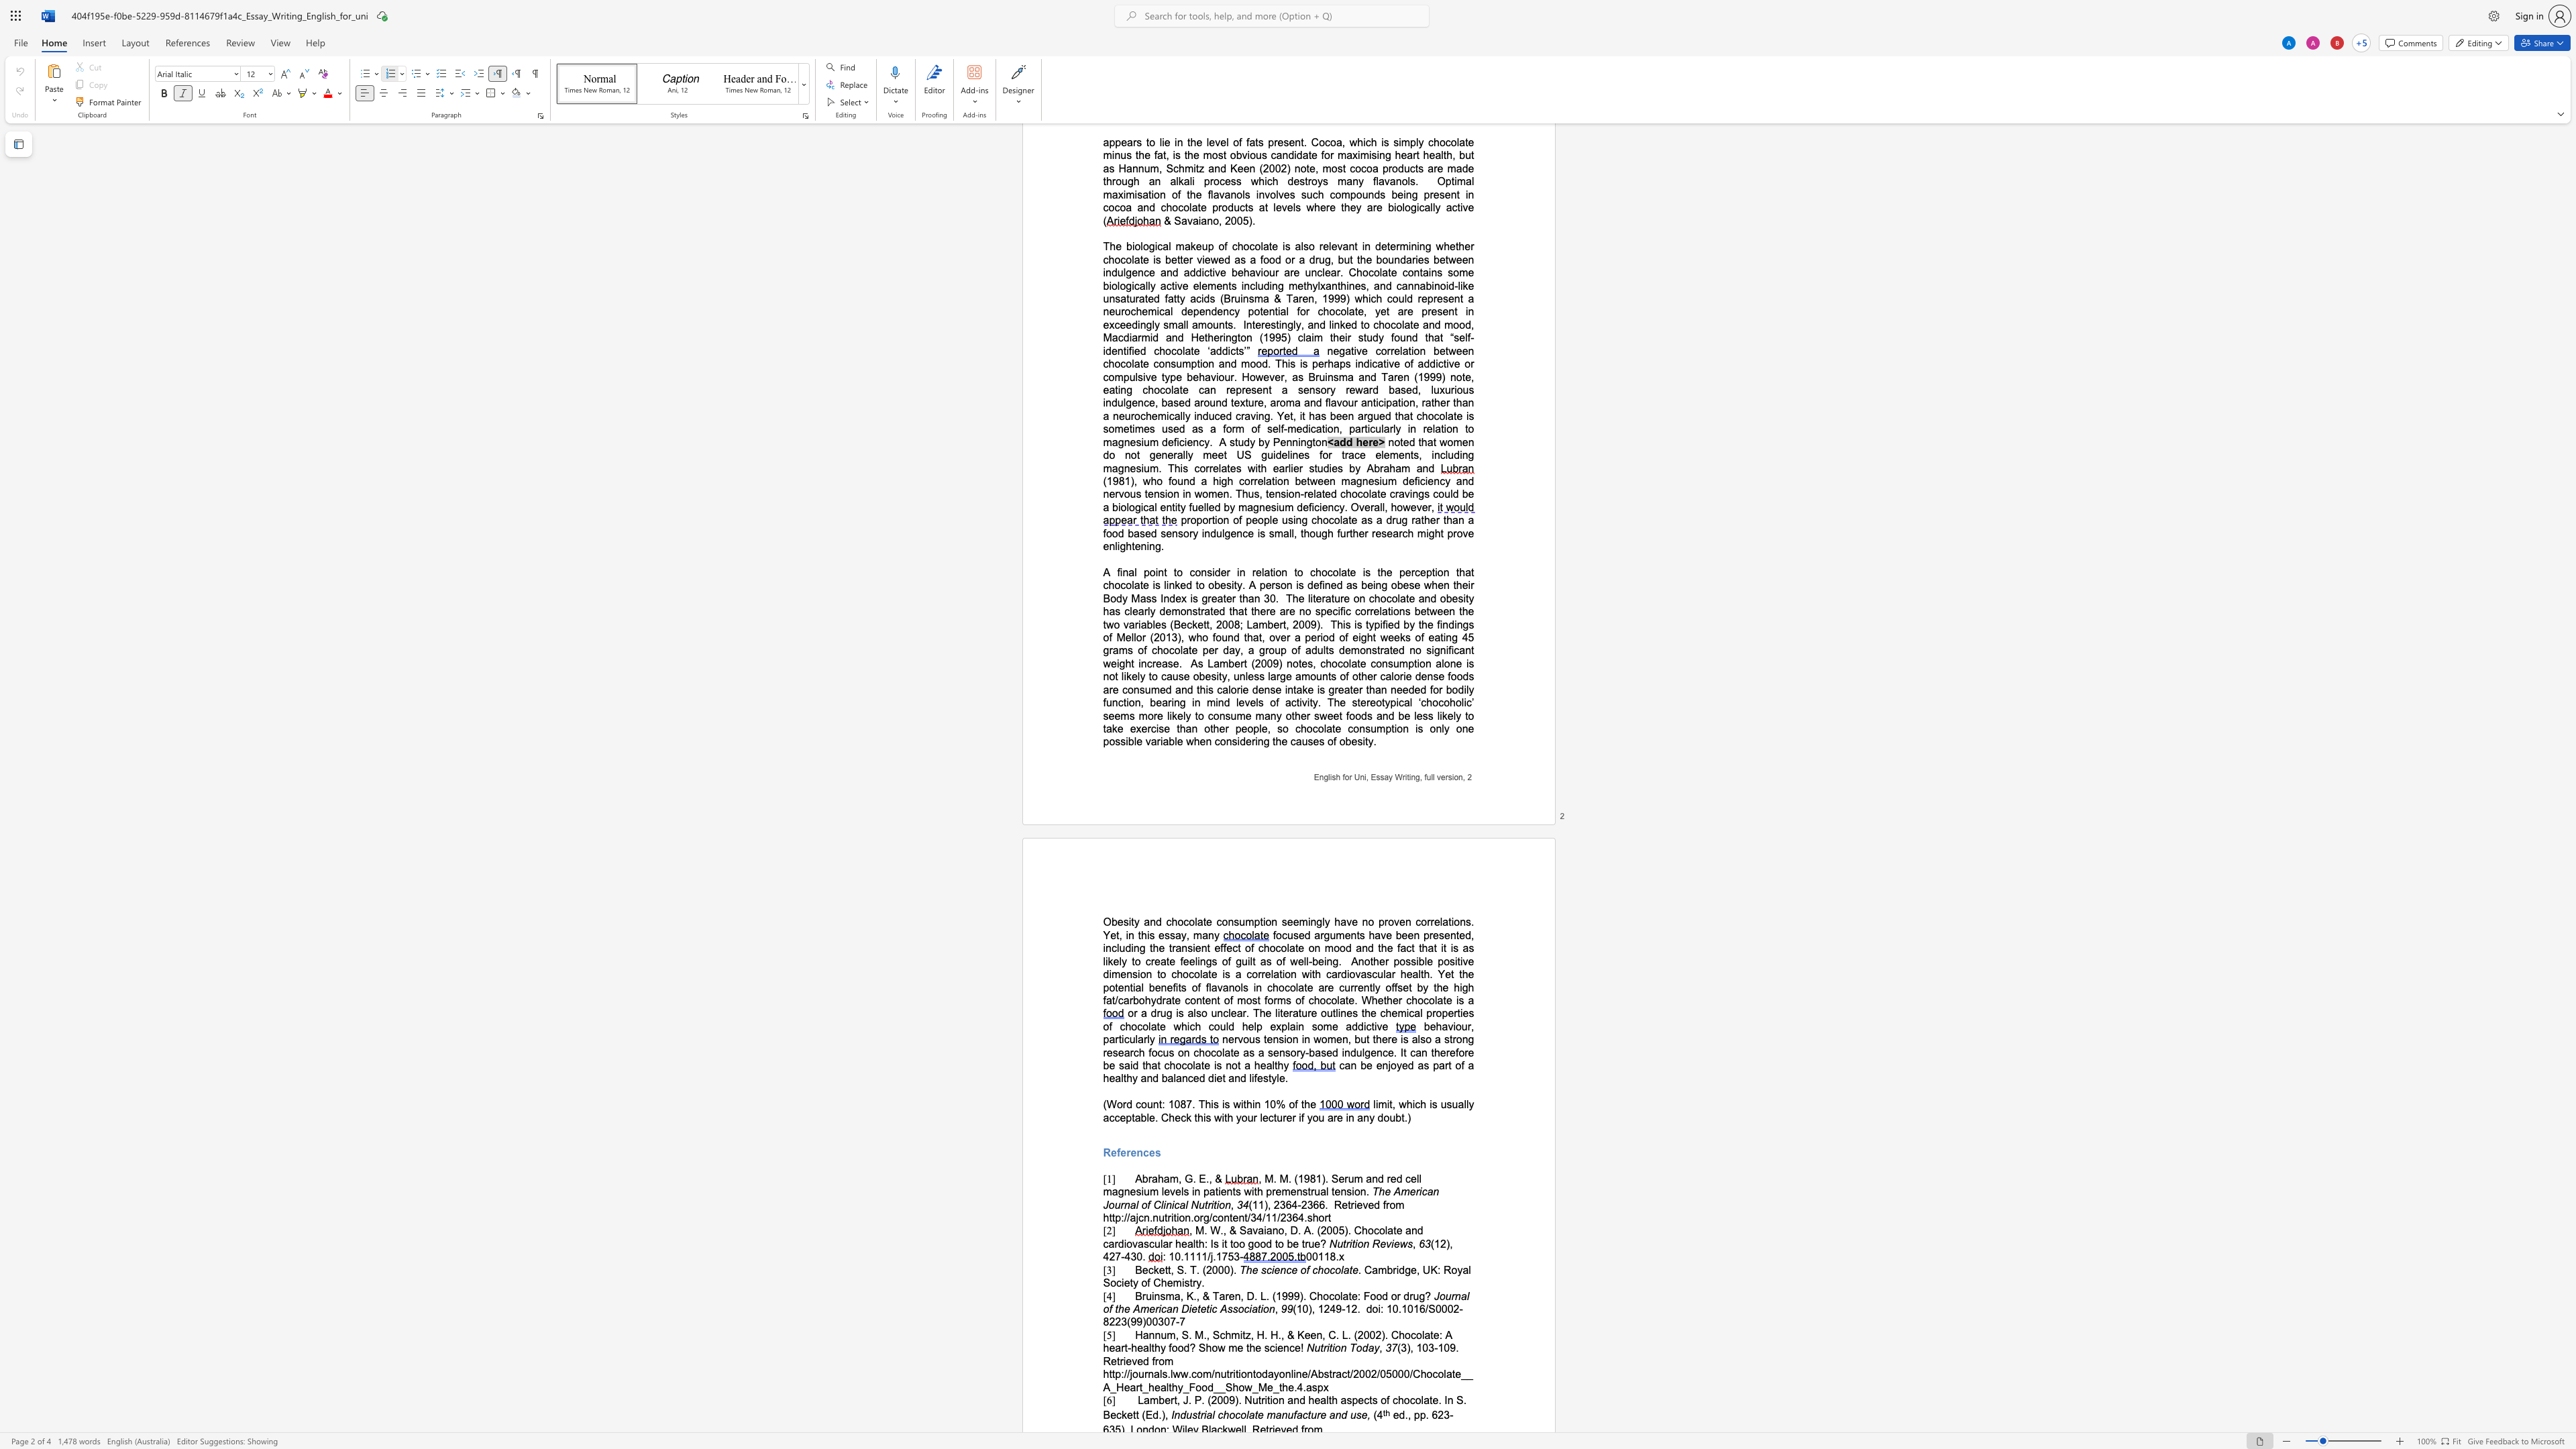 This screenshot has height=1449, width=2576. What do you see at coordinates (1110, 1415) in the screenshot?
I see `the space between the continuous character "B" and "e" in the text` at bounding box center [1110, 1415].